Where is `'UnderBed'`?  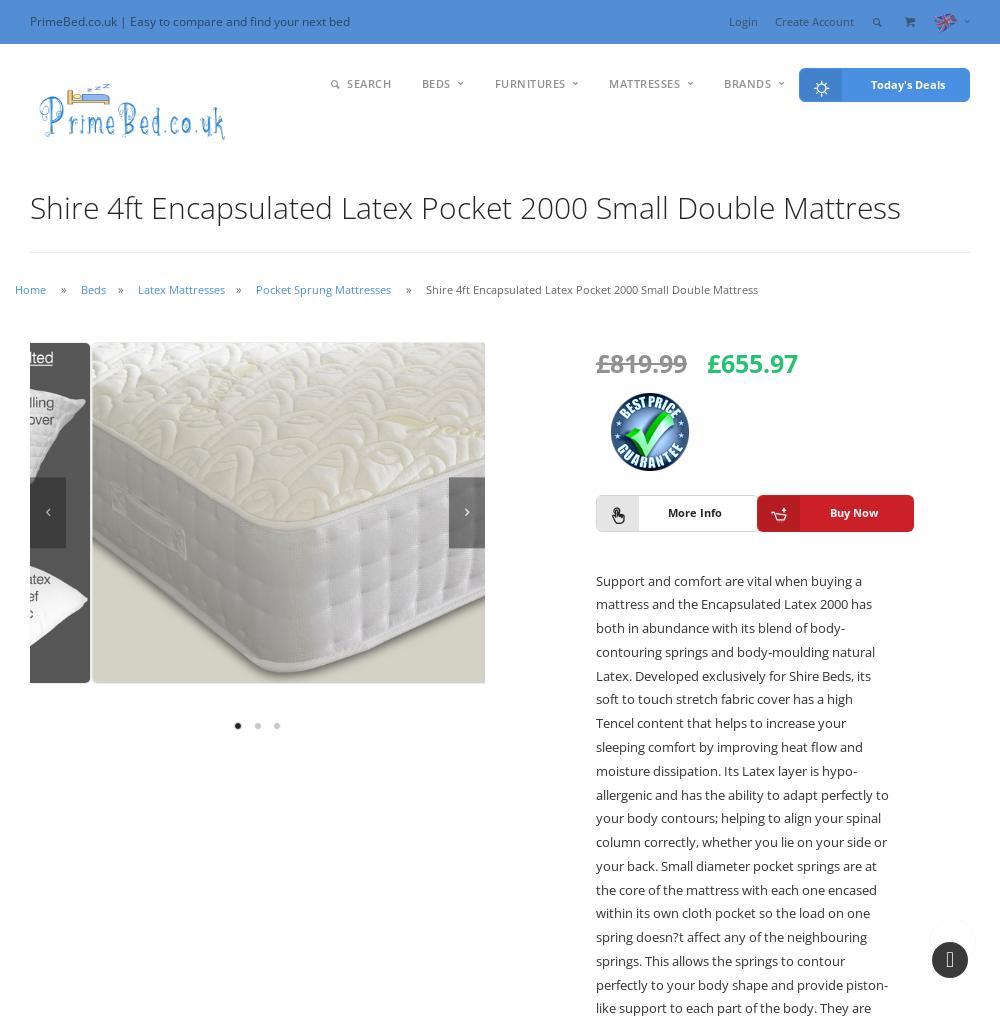
'UnderBed' is located at coordinates (548, 336).